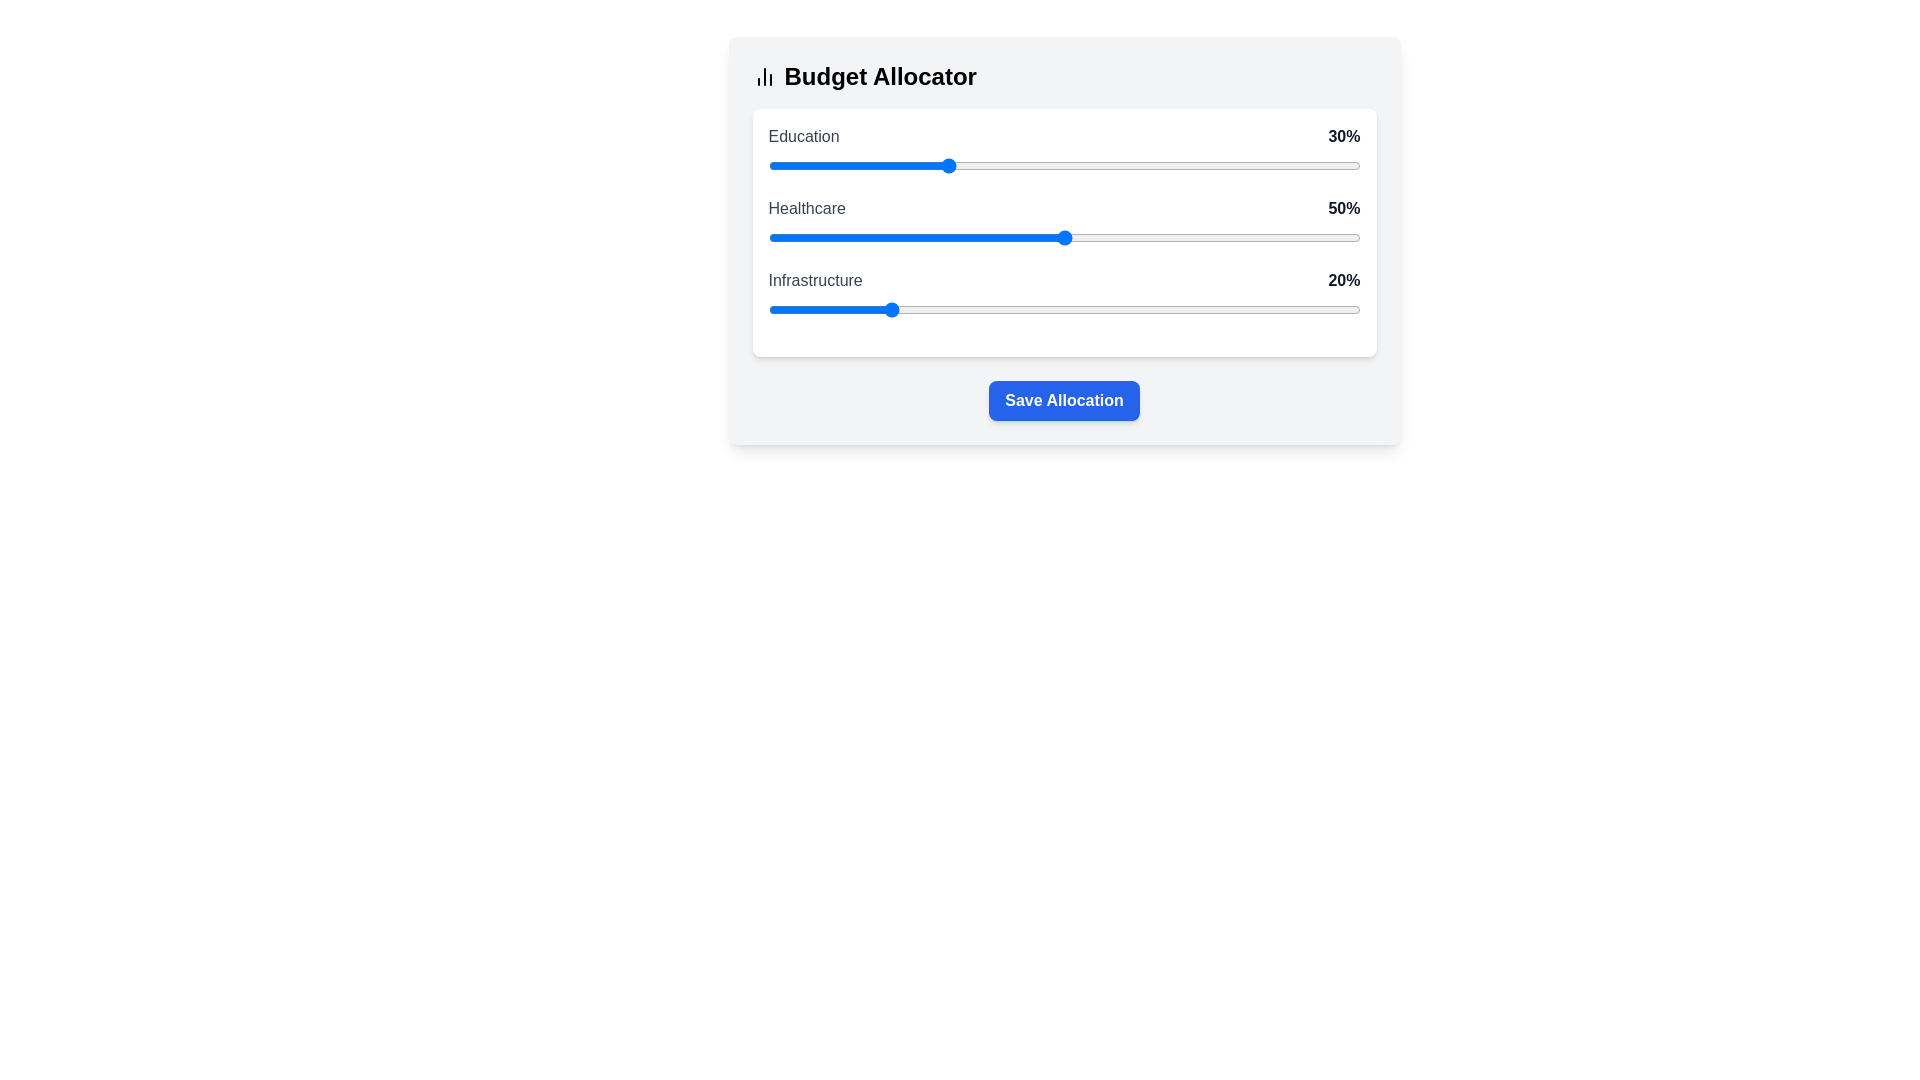  I want to click on infrastructure allocation, so click(851, 309).